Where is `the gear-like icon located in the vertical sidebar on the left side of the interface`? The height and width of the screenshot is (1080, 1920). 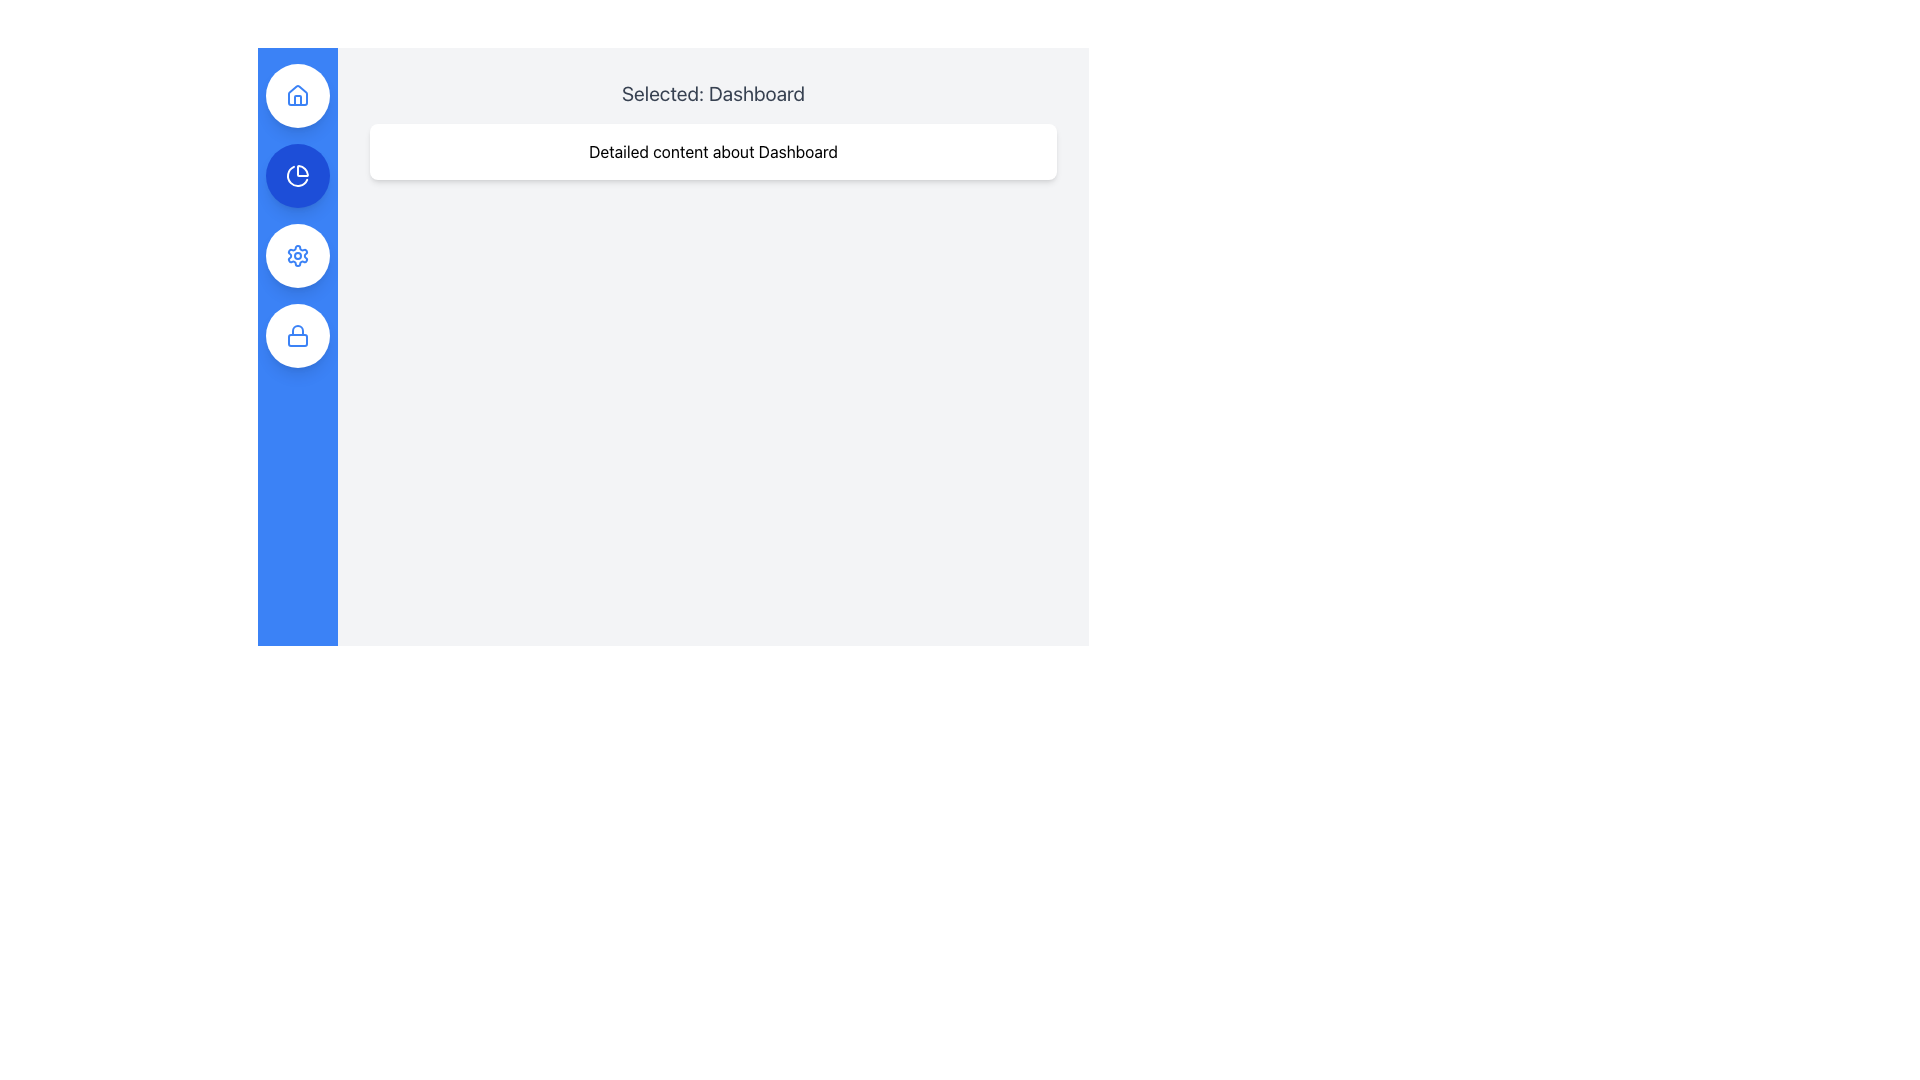 the gear-like icon located in the vertical sidebar on the left side of the interface is located at coordinates (296, 254).